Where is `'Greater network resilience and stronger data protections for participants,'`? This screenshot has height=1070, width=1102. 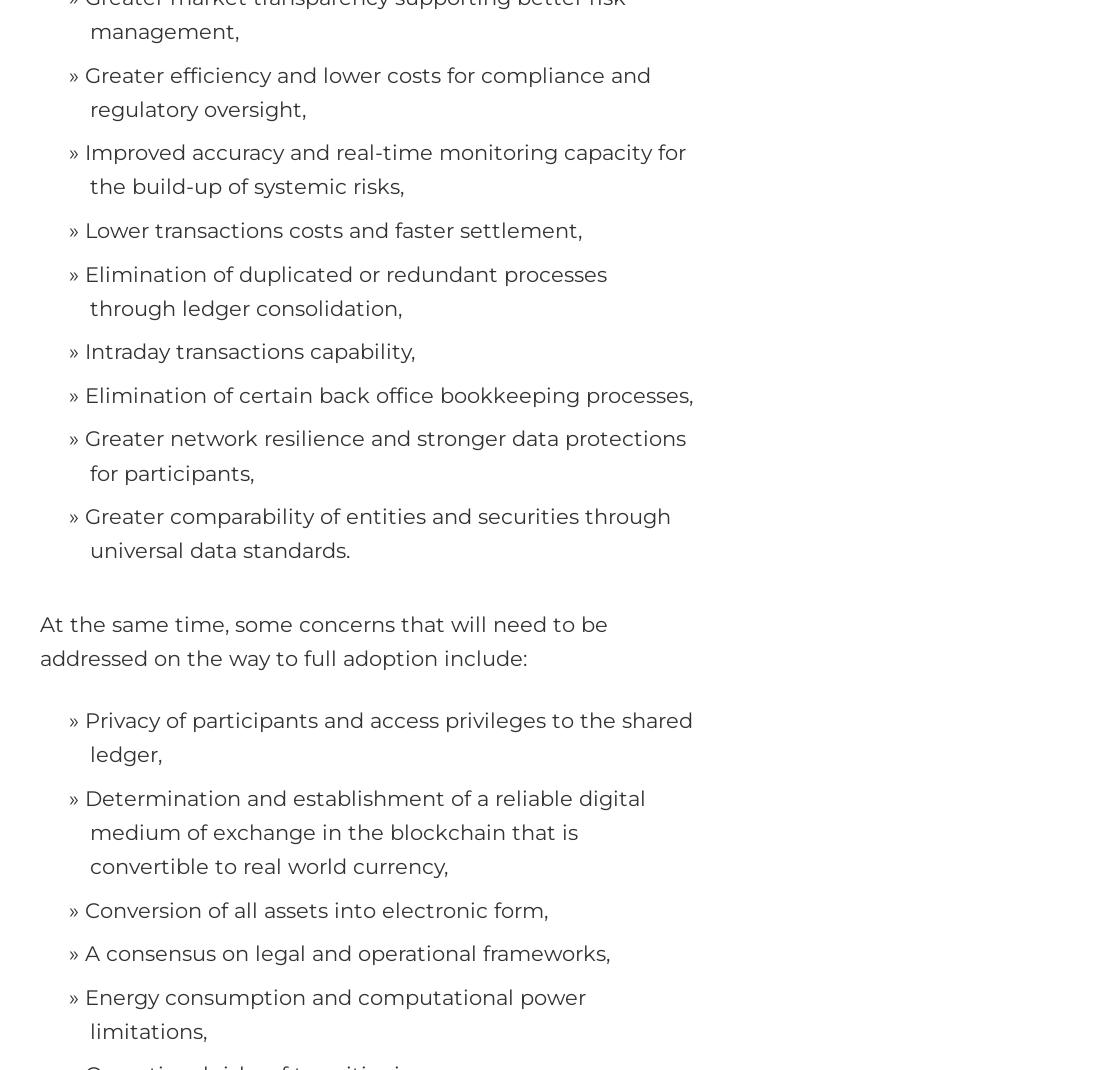
'Greater network resilience and stronger data protections for participants,' is located at coordinates (384, 455).